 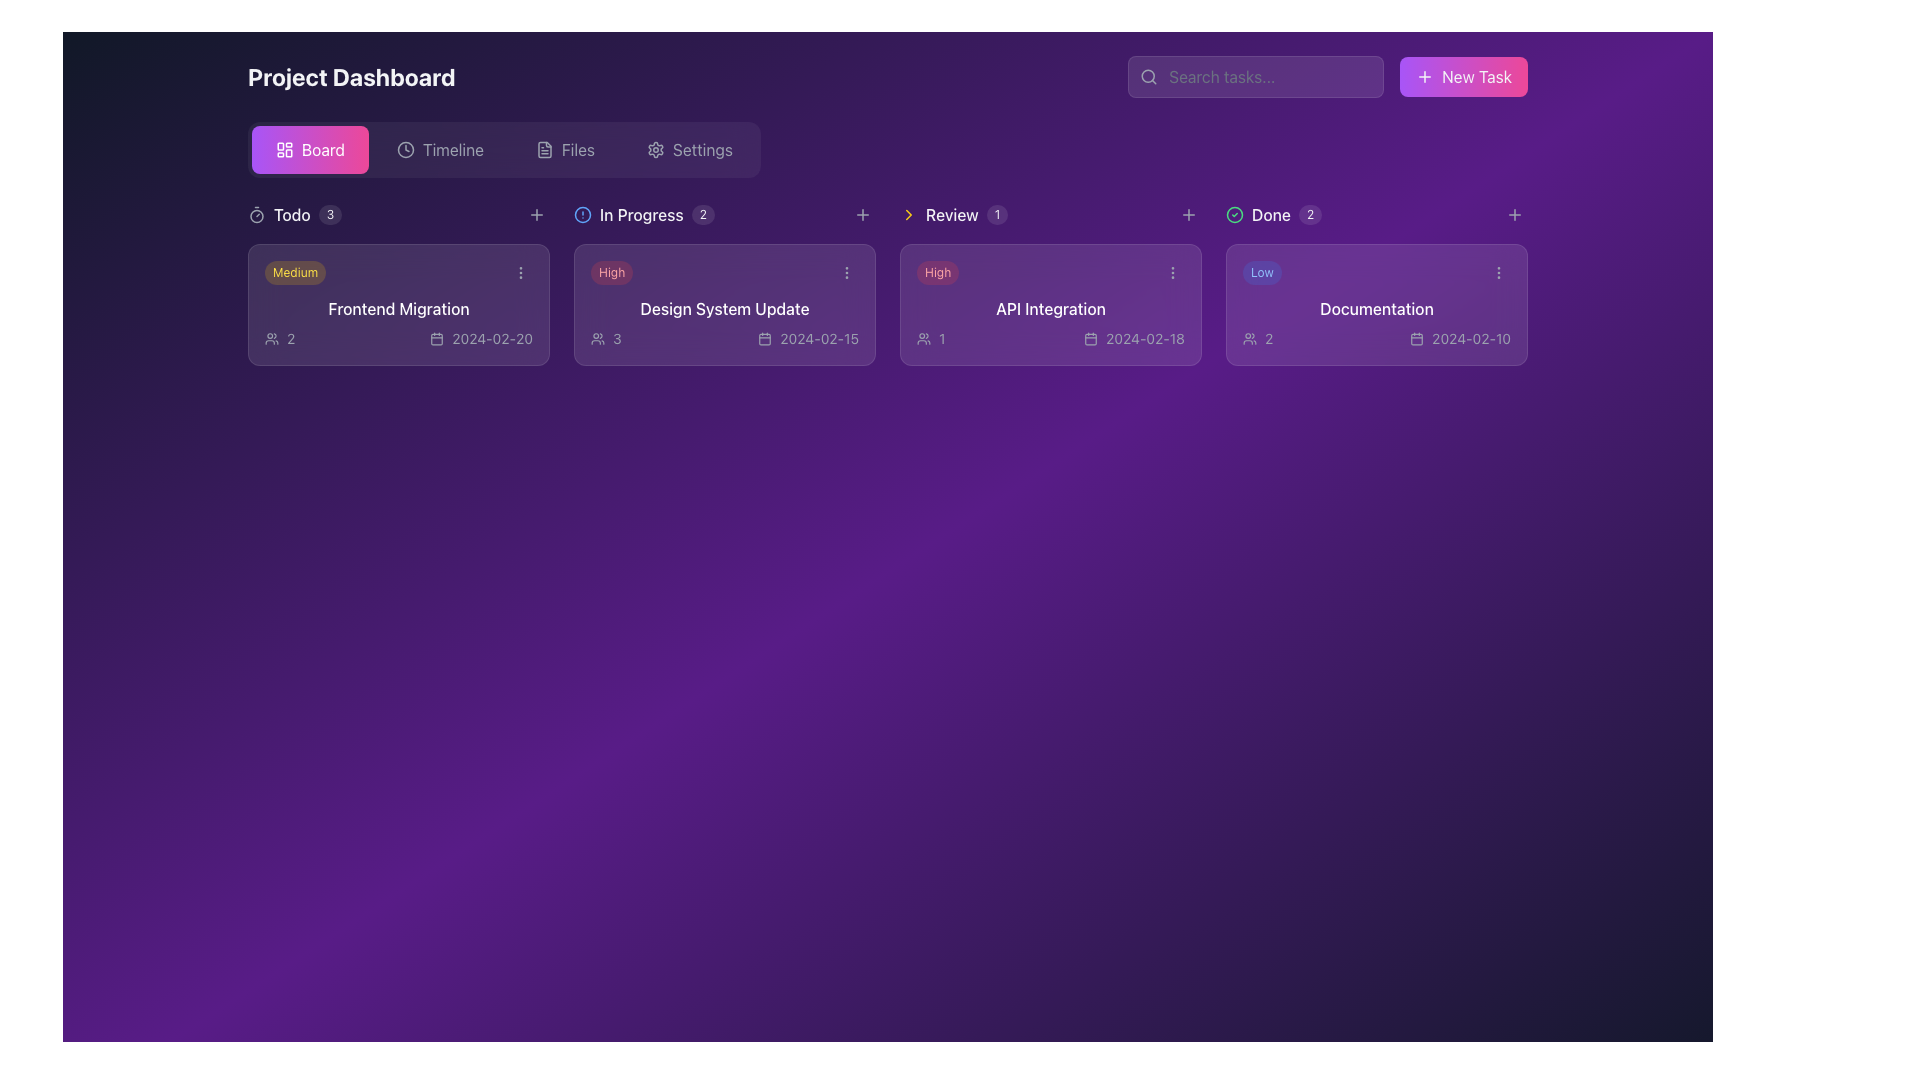 What do you see at coordinates (1050, 308) in the screenshot?
I see `the text label that displays the title of a project task in the 'Review' column of the kanban board, located below the 'High' badge and above the details section` at bounding box center [1050, 308].